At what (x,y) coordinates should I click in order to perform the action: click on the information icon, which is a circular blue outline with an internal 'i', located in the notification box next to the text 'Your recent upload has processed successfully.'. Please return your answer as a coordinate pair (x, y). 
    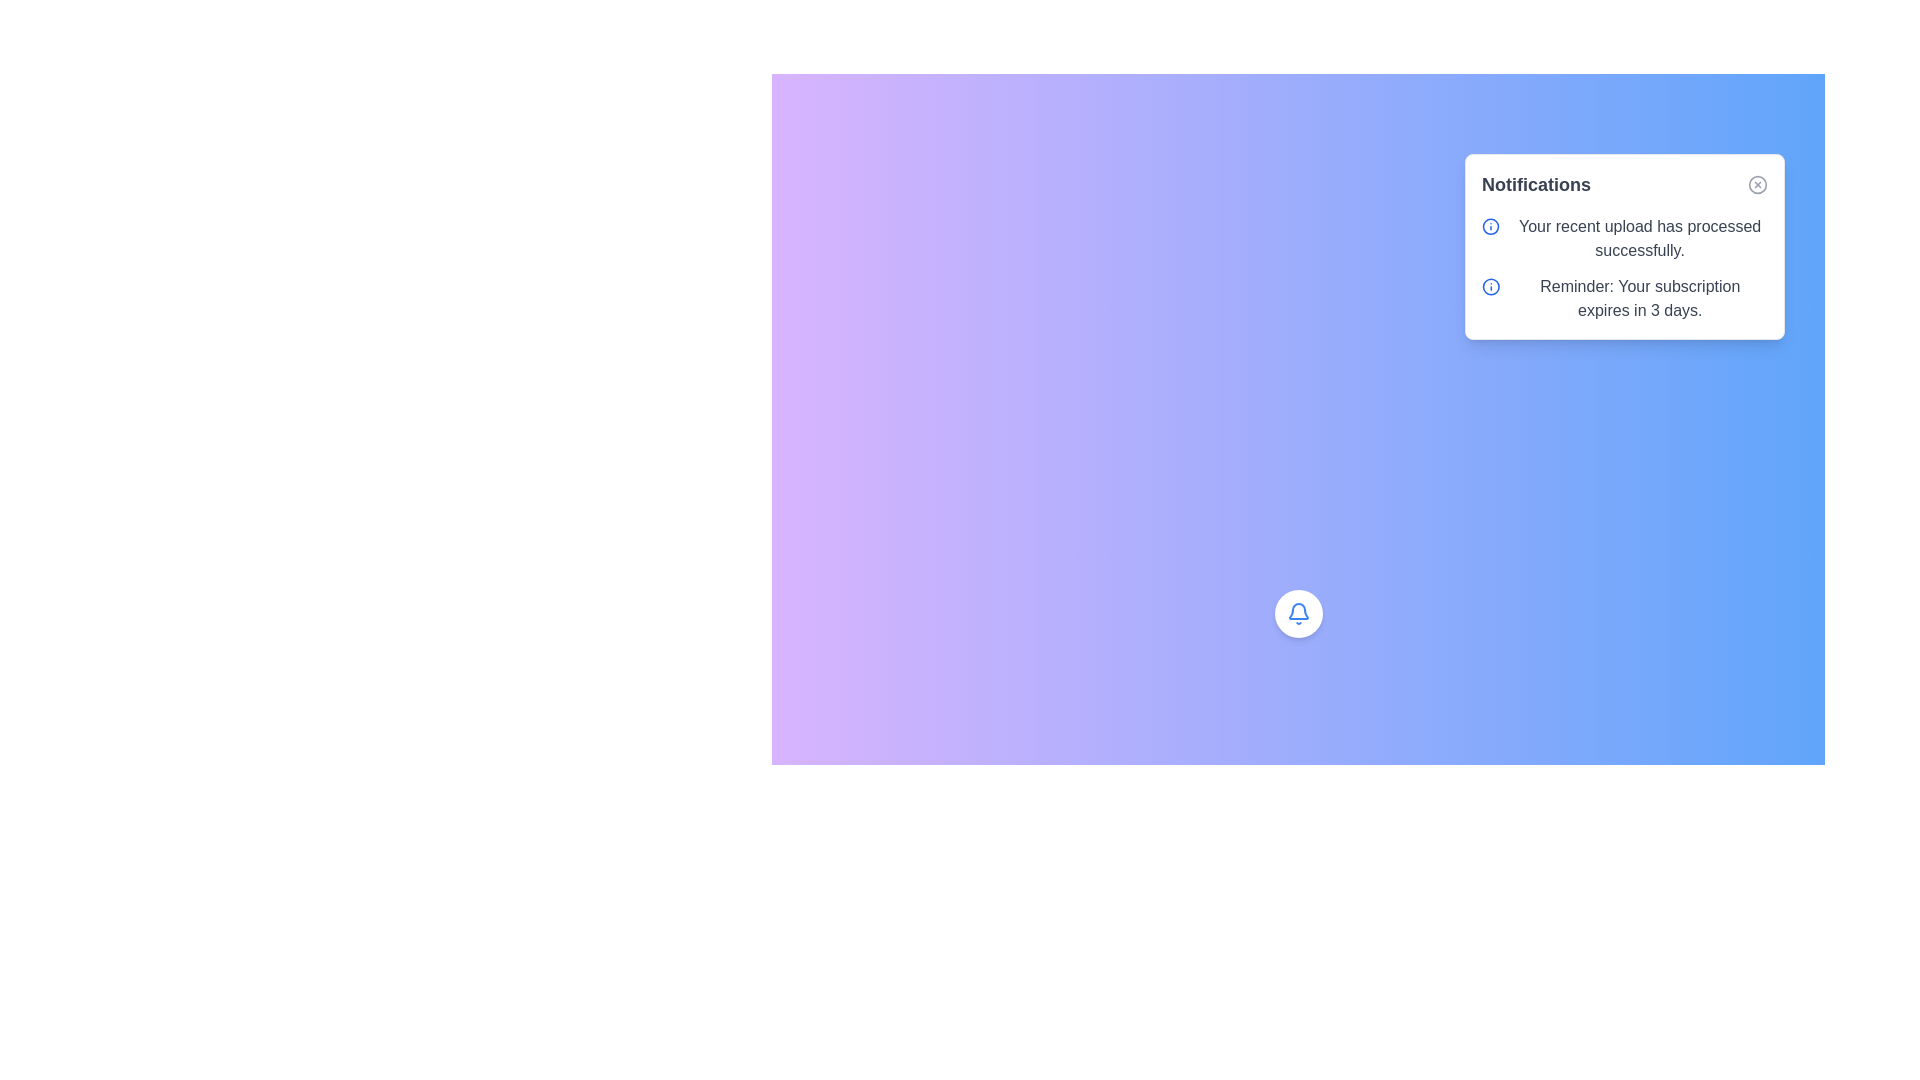
    Looking at the image, I should click on (1491, 226).